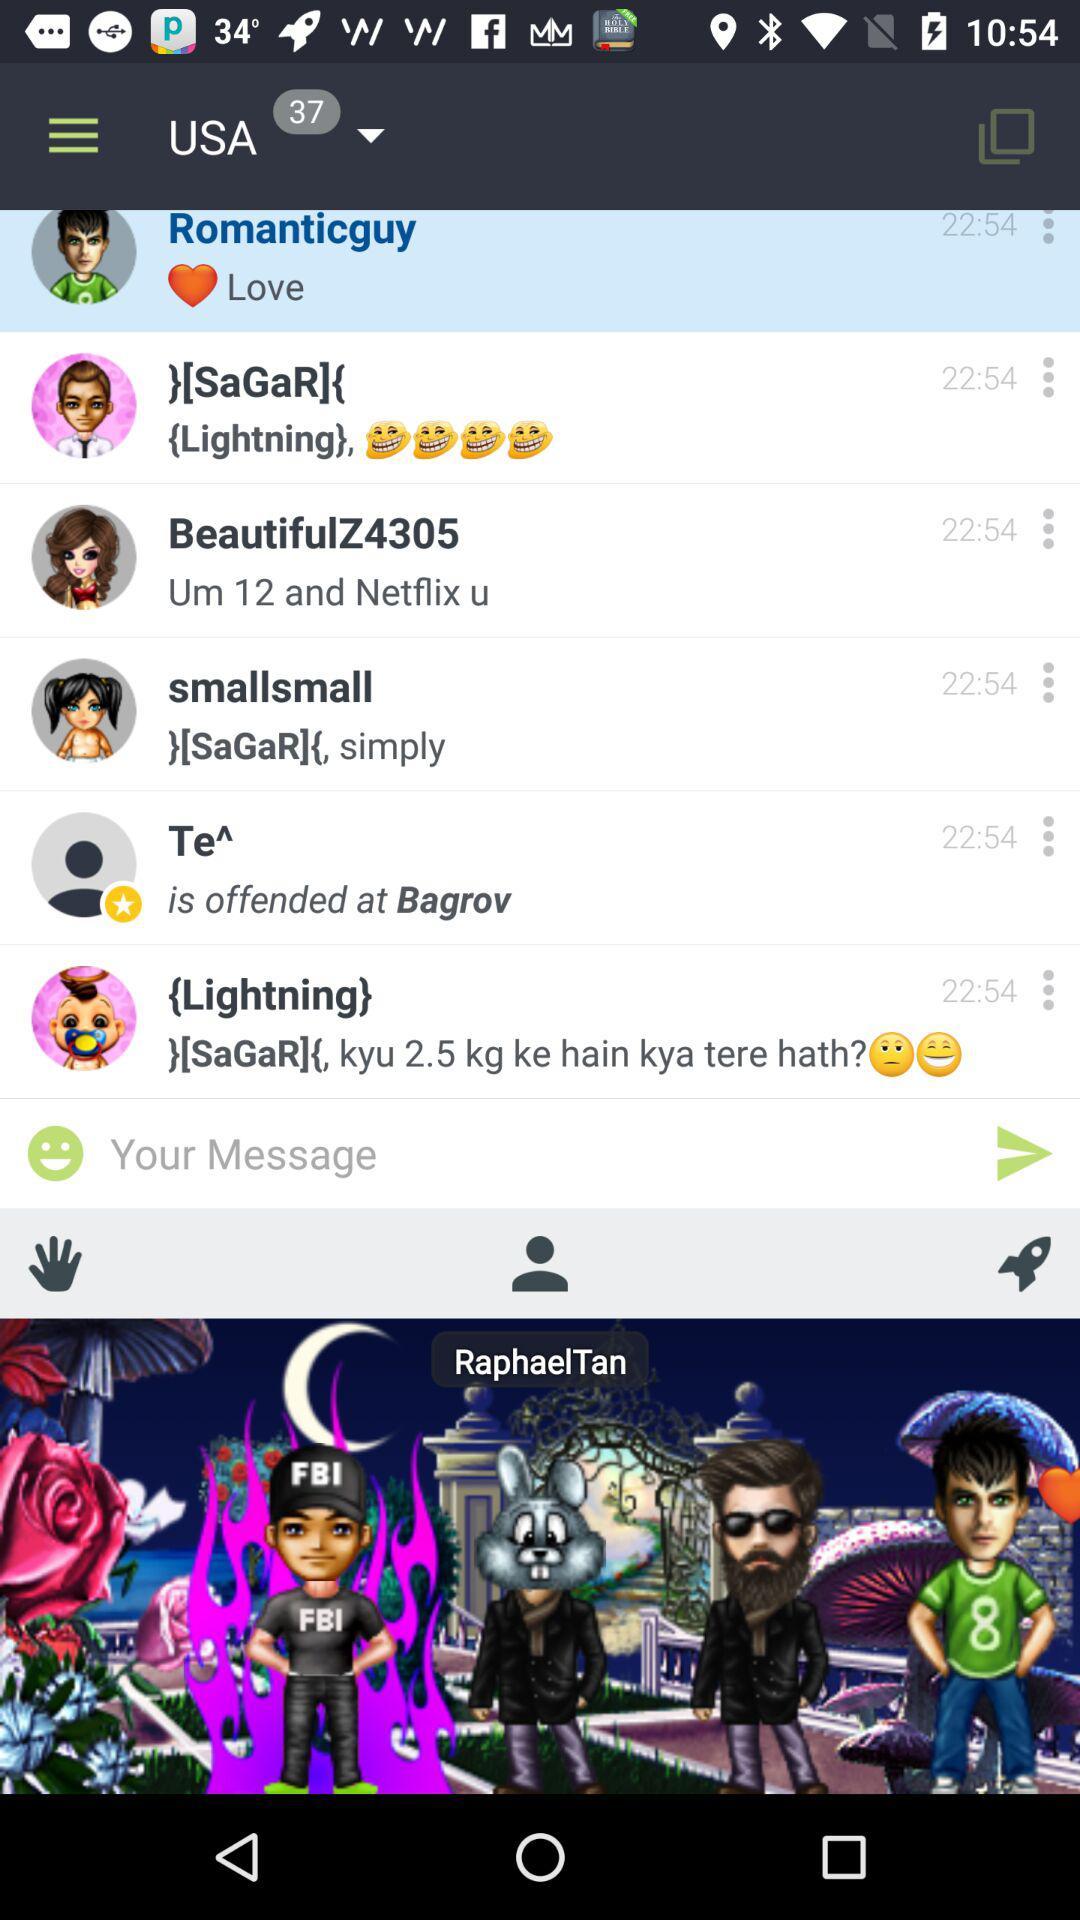  I want to click on icon next to romanticguy icon, so click(72, 135).